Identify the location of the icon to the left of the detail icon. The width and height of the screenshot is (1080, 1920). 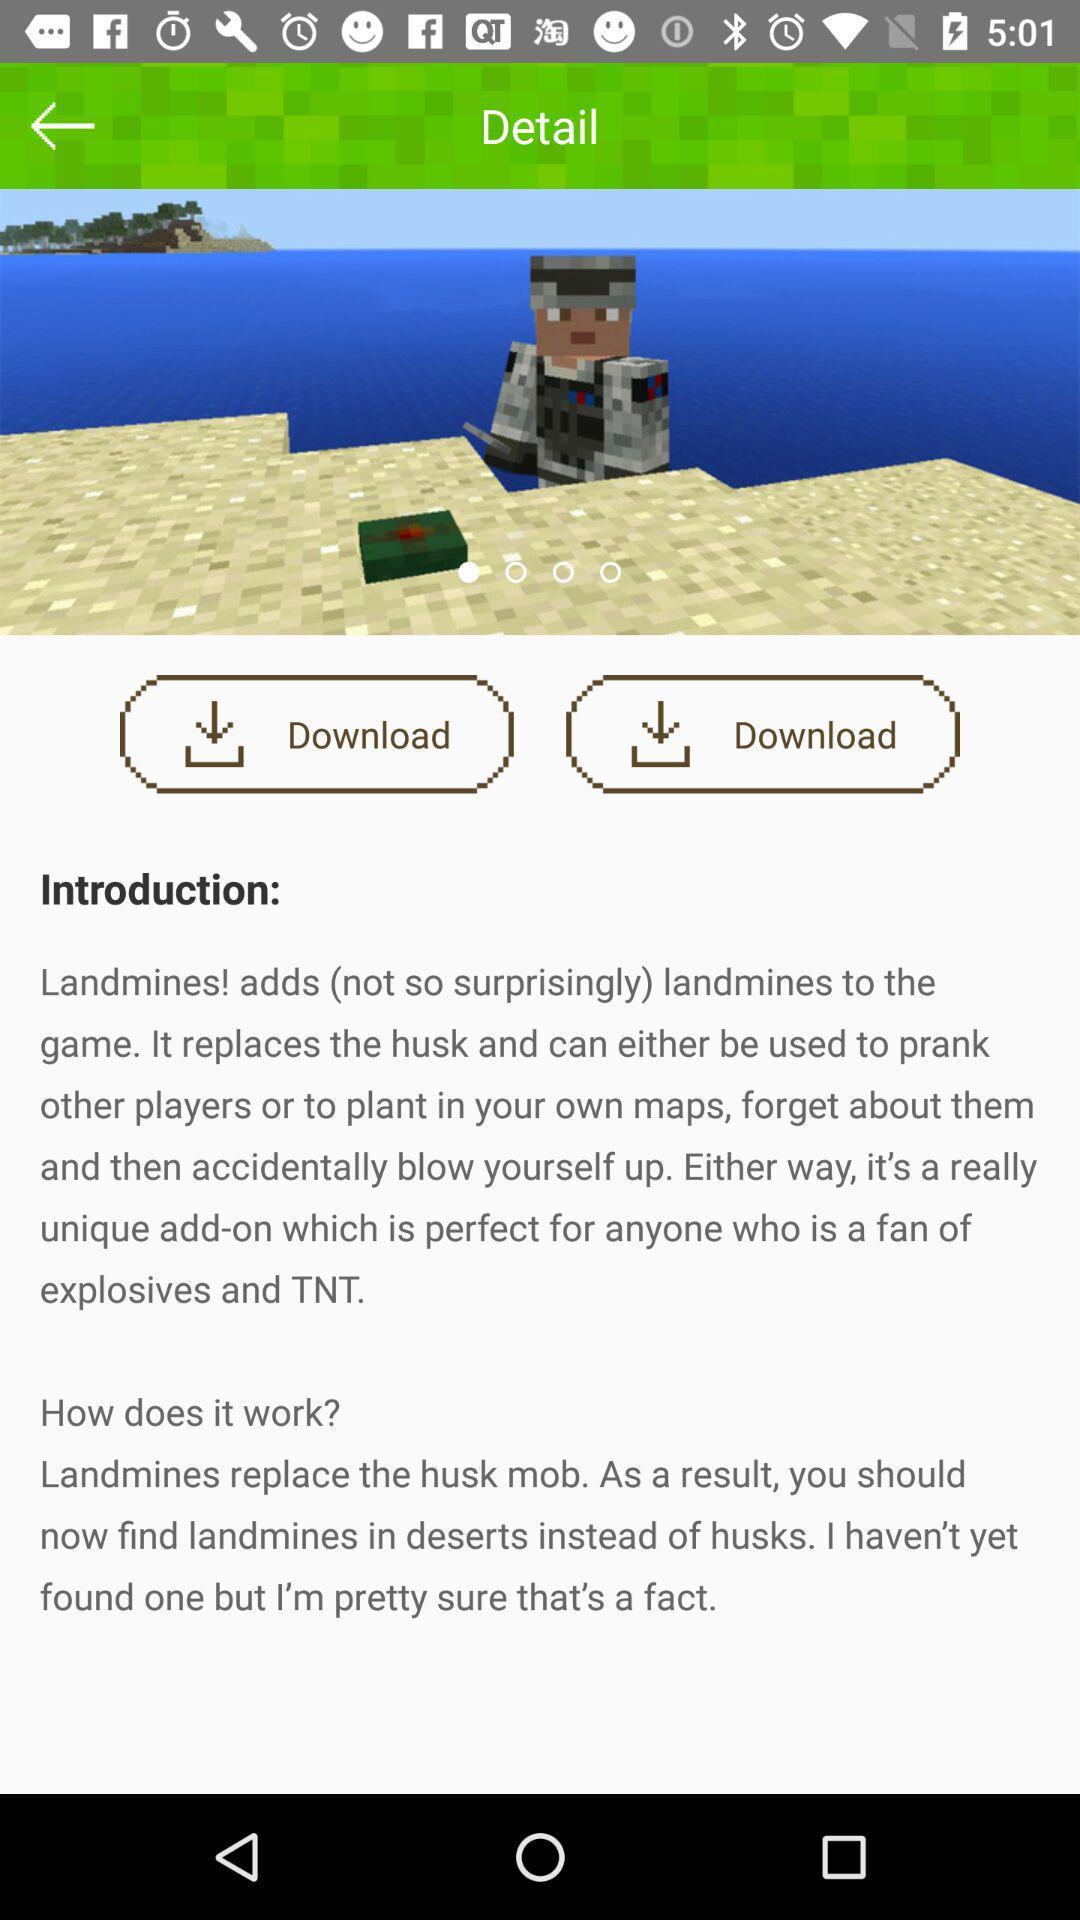
(61, 124).